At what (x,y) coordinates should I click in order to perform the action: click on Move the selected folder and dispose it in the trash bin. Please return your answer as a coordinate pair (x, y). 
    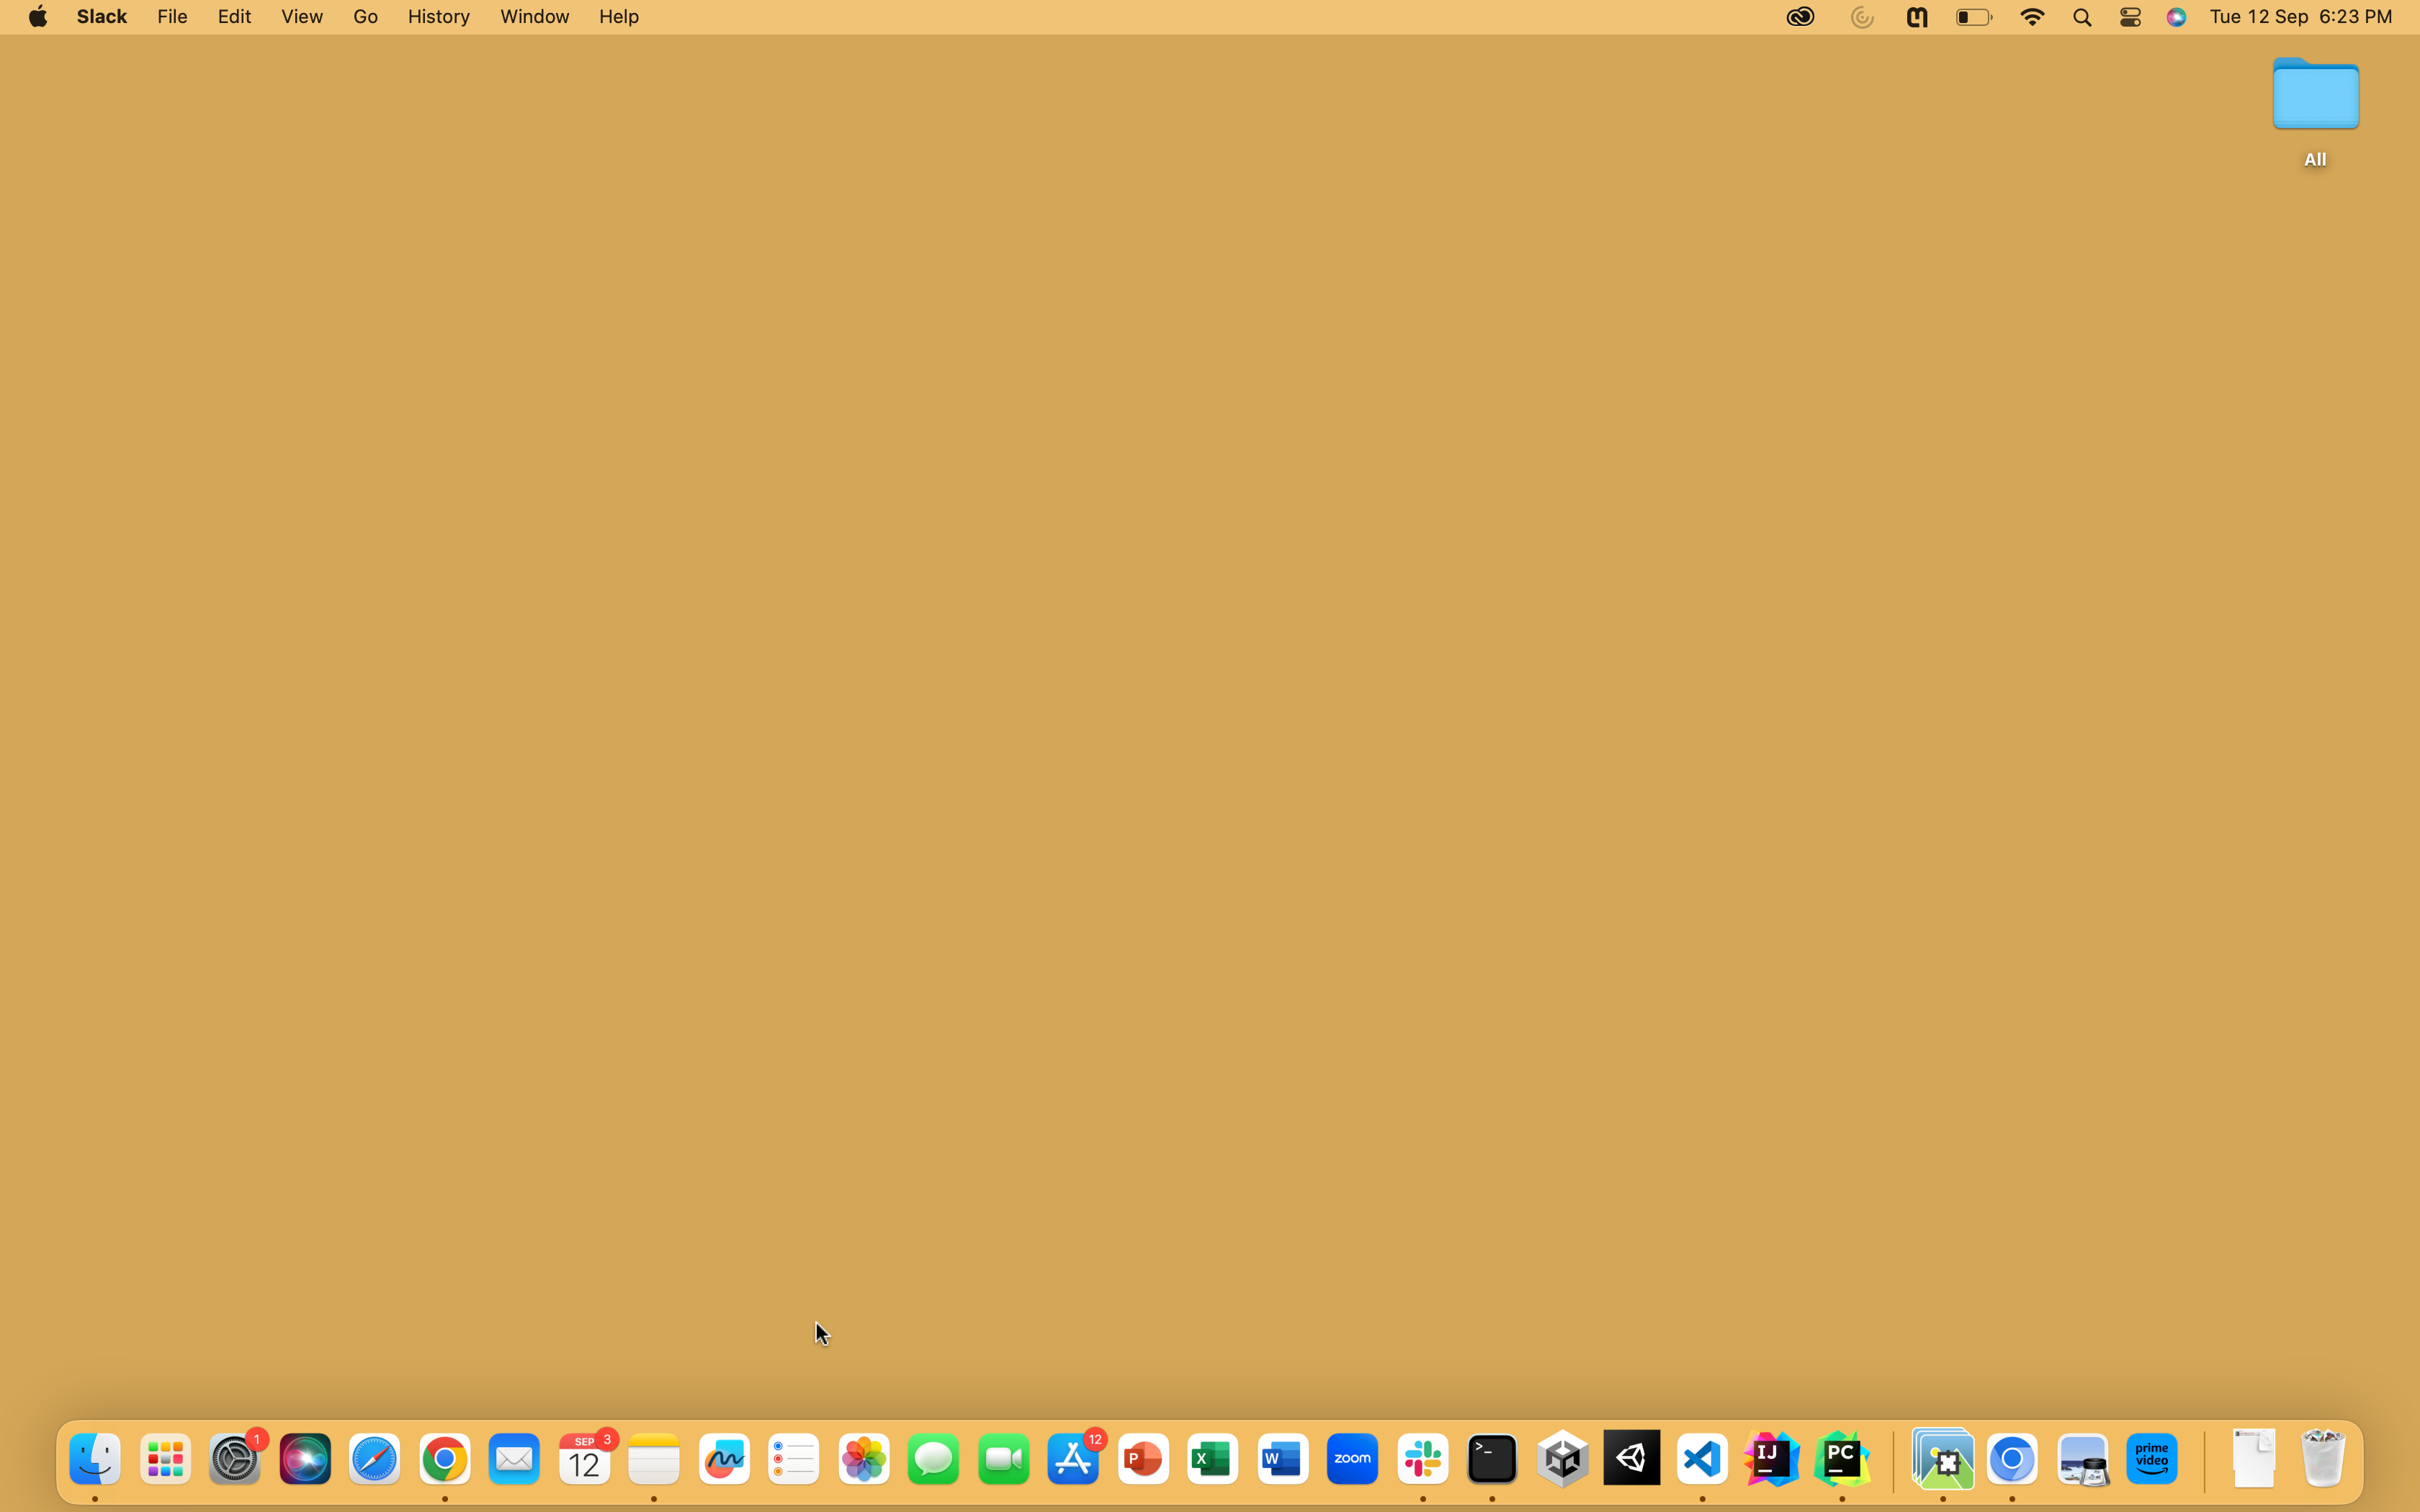
    Looking at the image, I should click on (7786350, 243432).